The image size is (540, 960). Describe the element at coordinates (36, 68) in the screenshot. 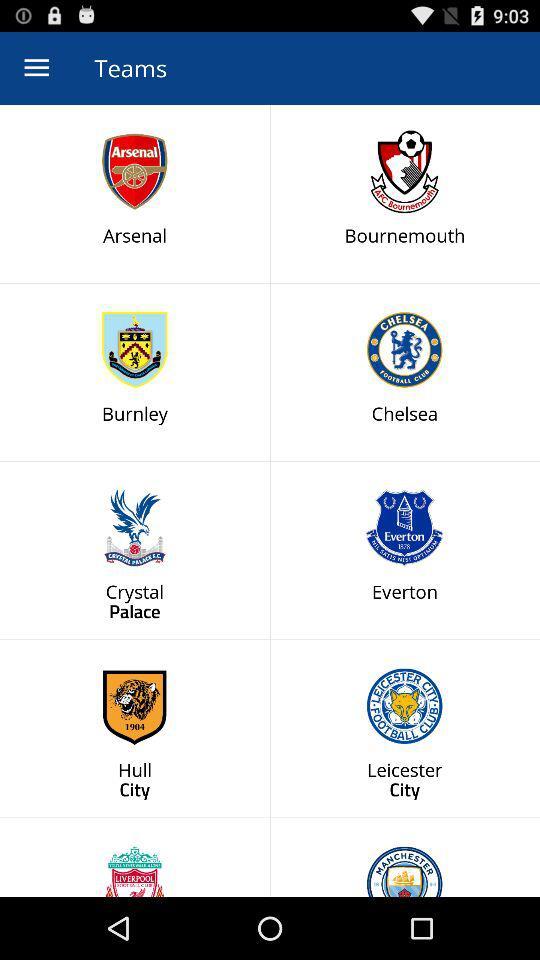

I see `the item to the left of the teams` at that location.